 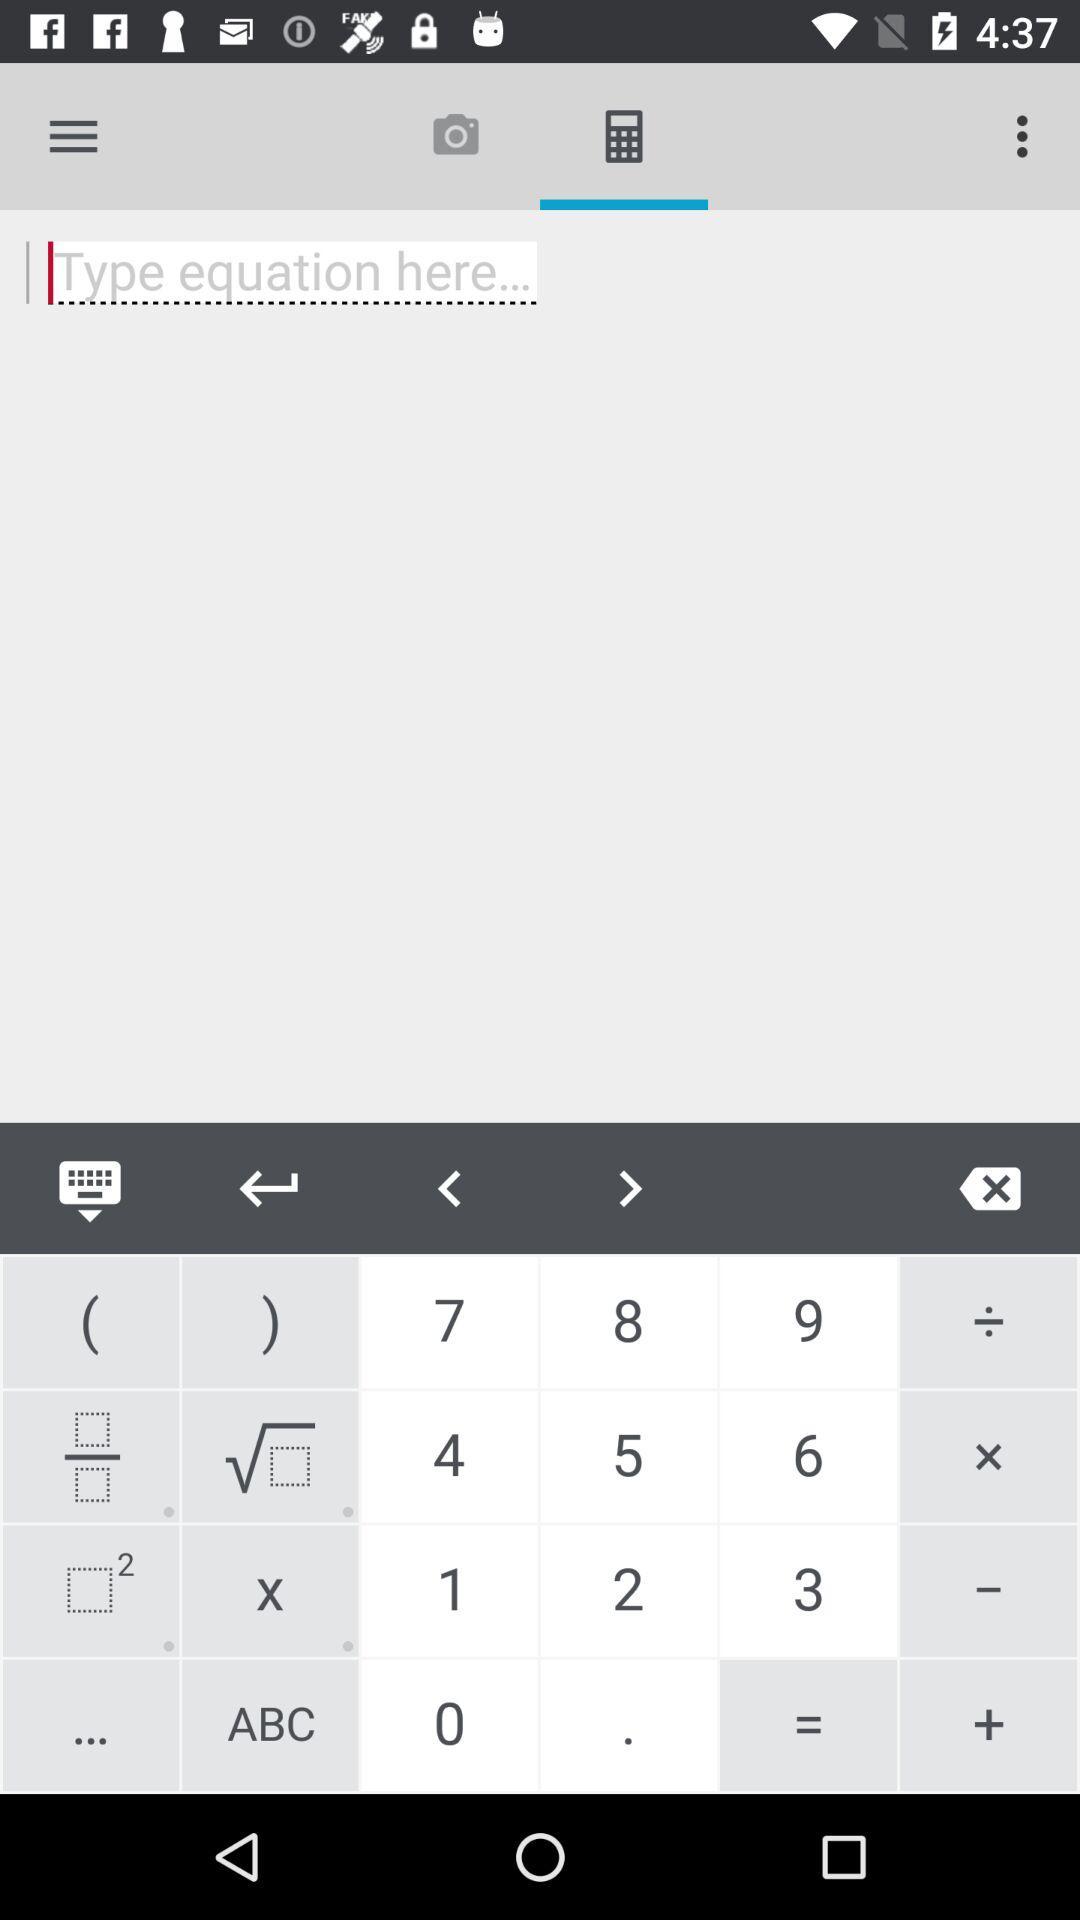 What do you see at coordinates (88, 1188) in the screenshot?
I see `keyboard` at bounding box center [88, 1188].